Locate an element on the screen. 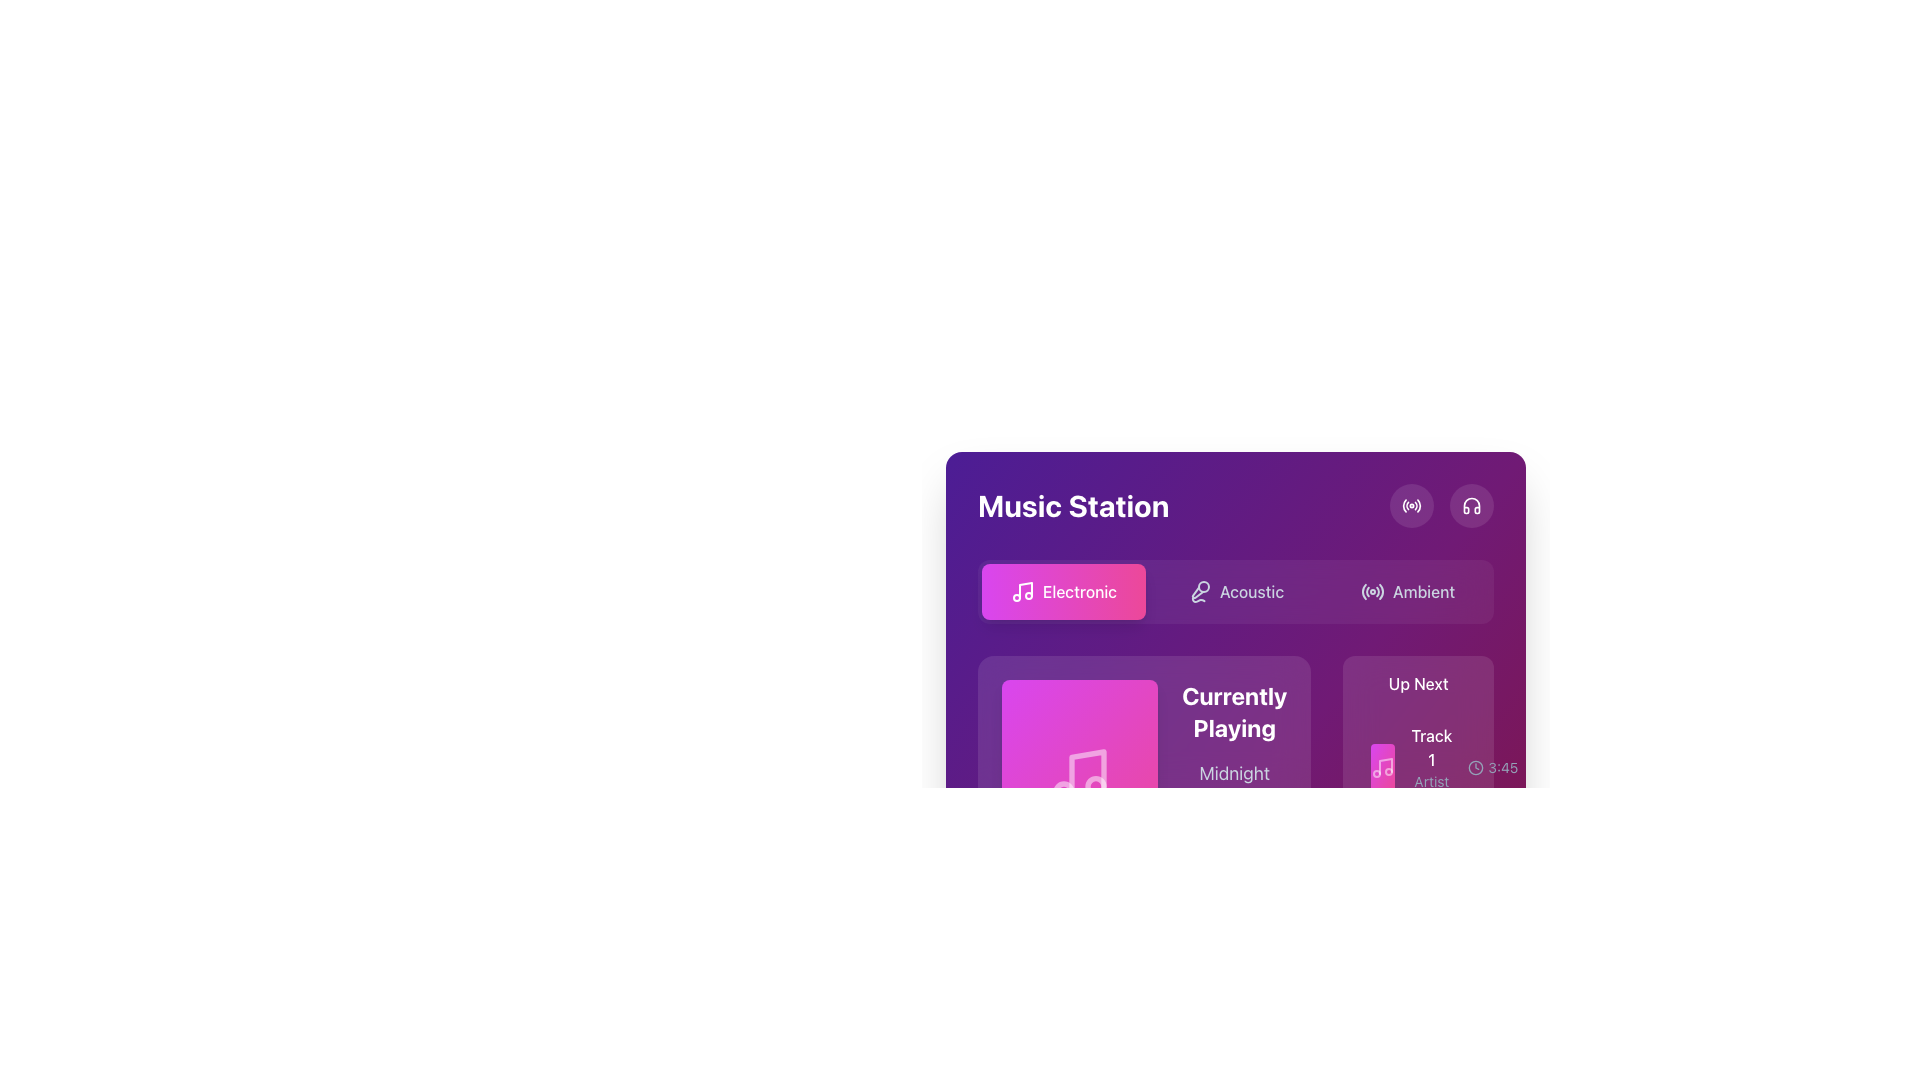  the 'Acoustic' selectable tab button in the horizontal menu is located at coordinates (1235, 607).